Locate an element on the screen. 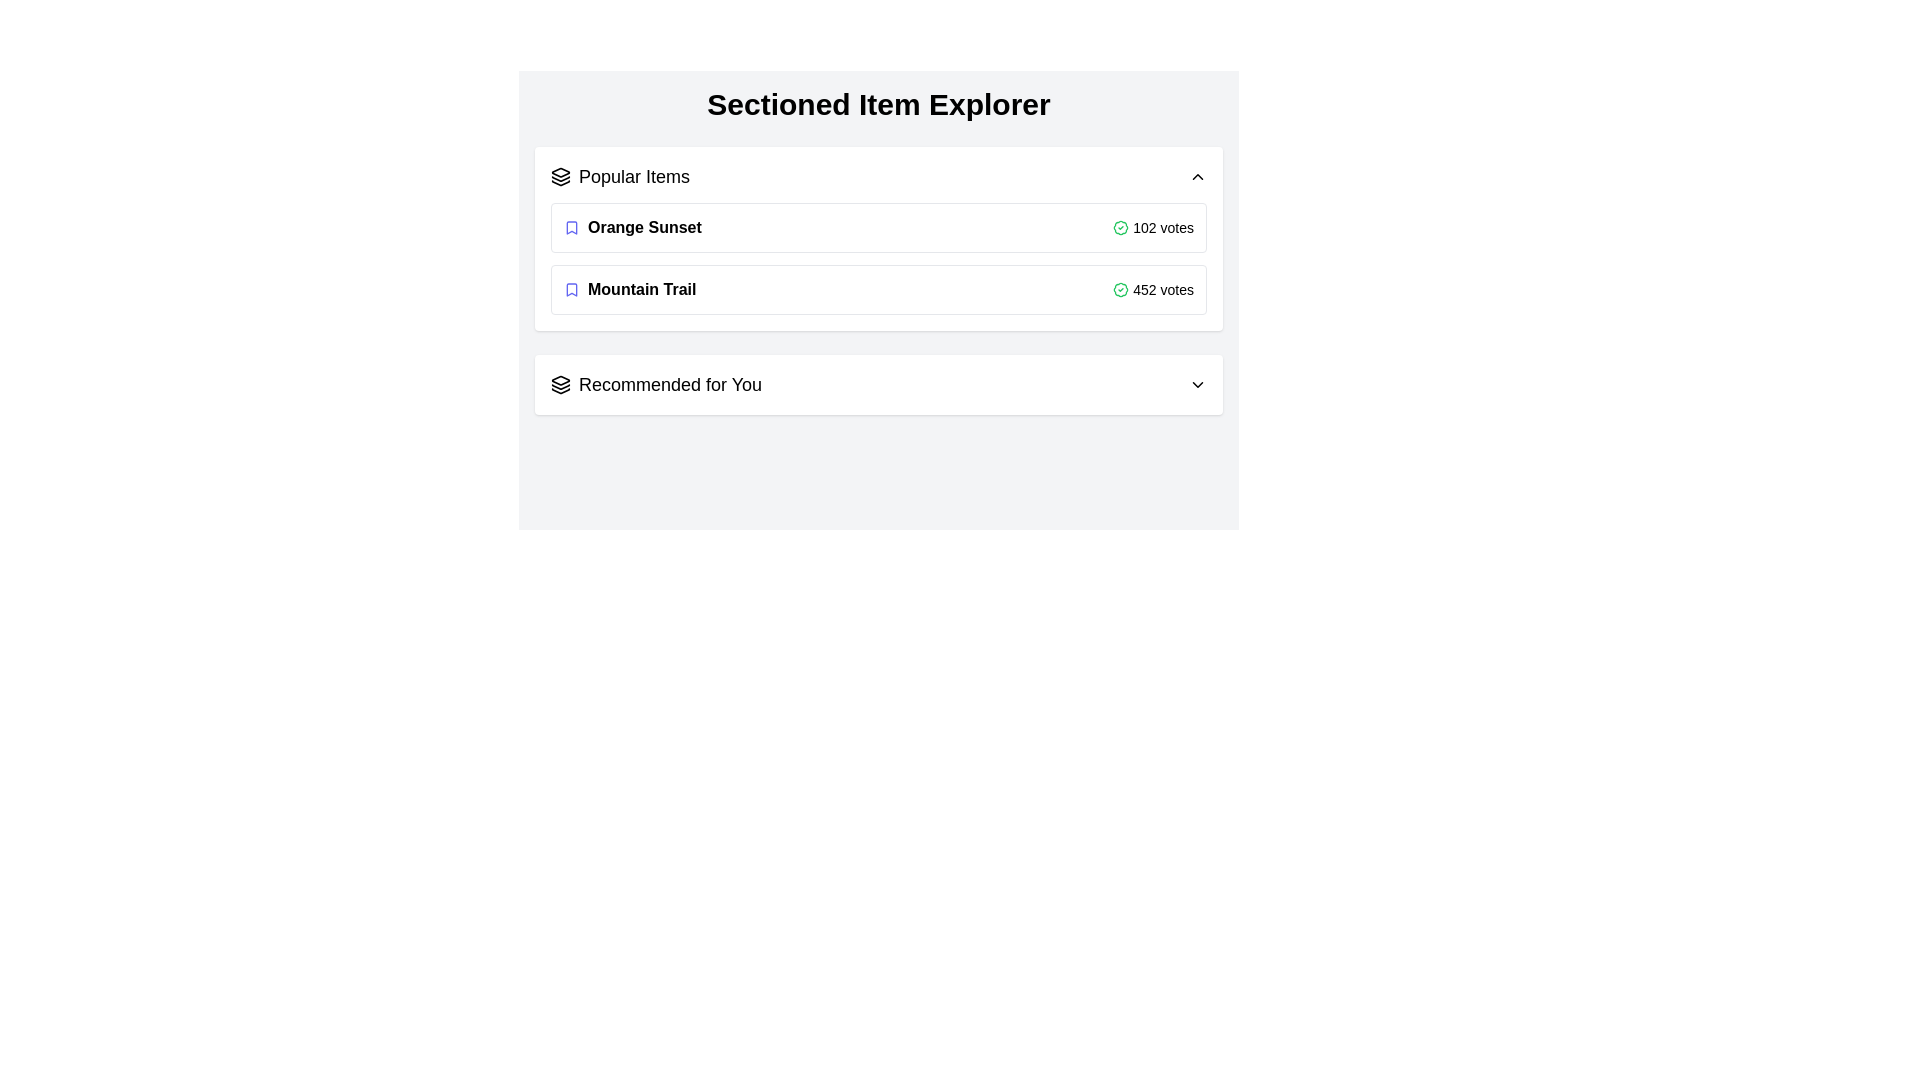 This screenshot has width=1920, height=1080. the circular badge icon with a green outline and a checkmark in the center, located next to '452 votes' in the 'Popular Items' section for 'Mountain Trail' is located at coordinates (1121, 289).